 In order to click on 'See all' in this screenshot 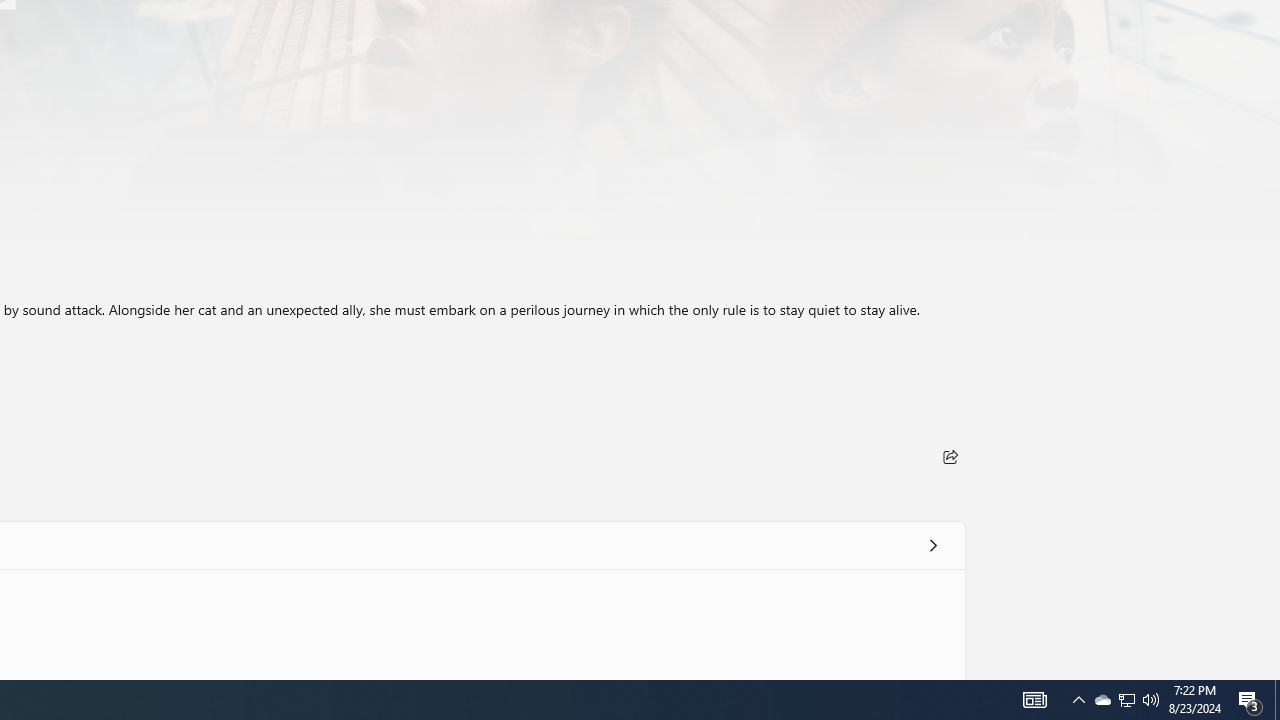, I will do `click(931, 545)`.